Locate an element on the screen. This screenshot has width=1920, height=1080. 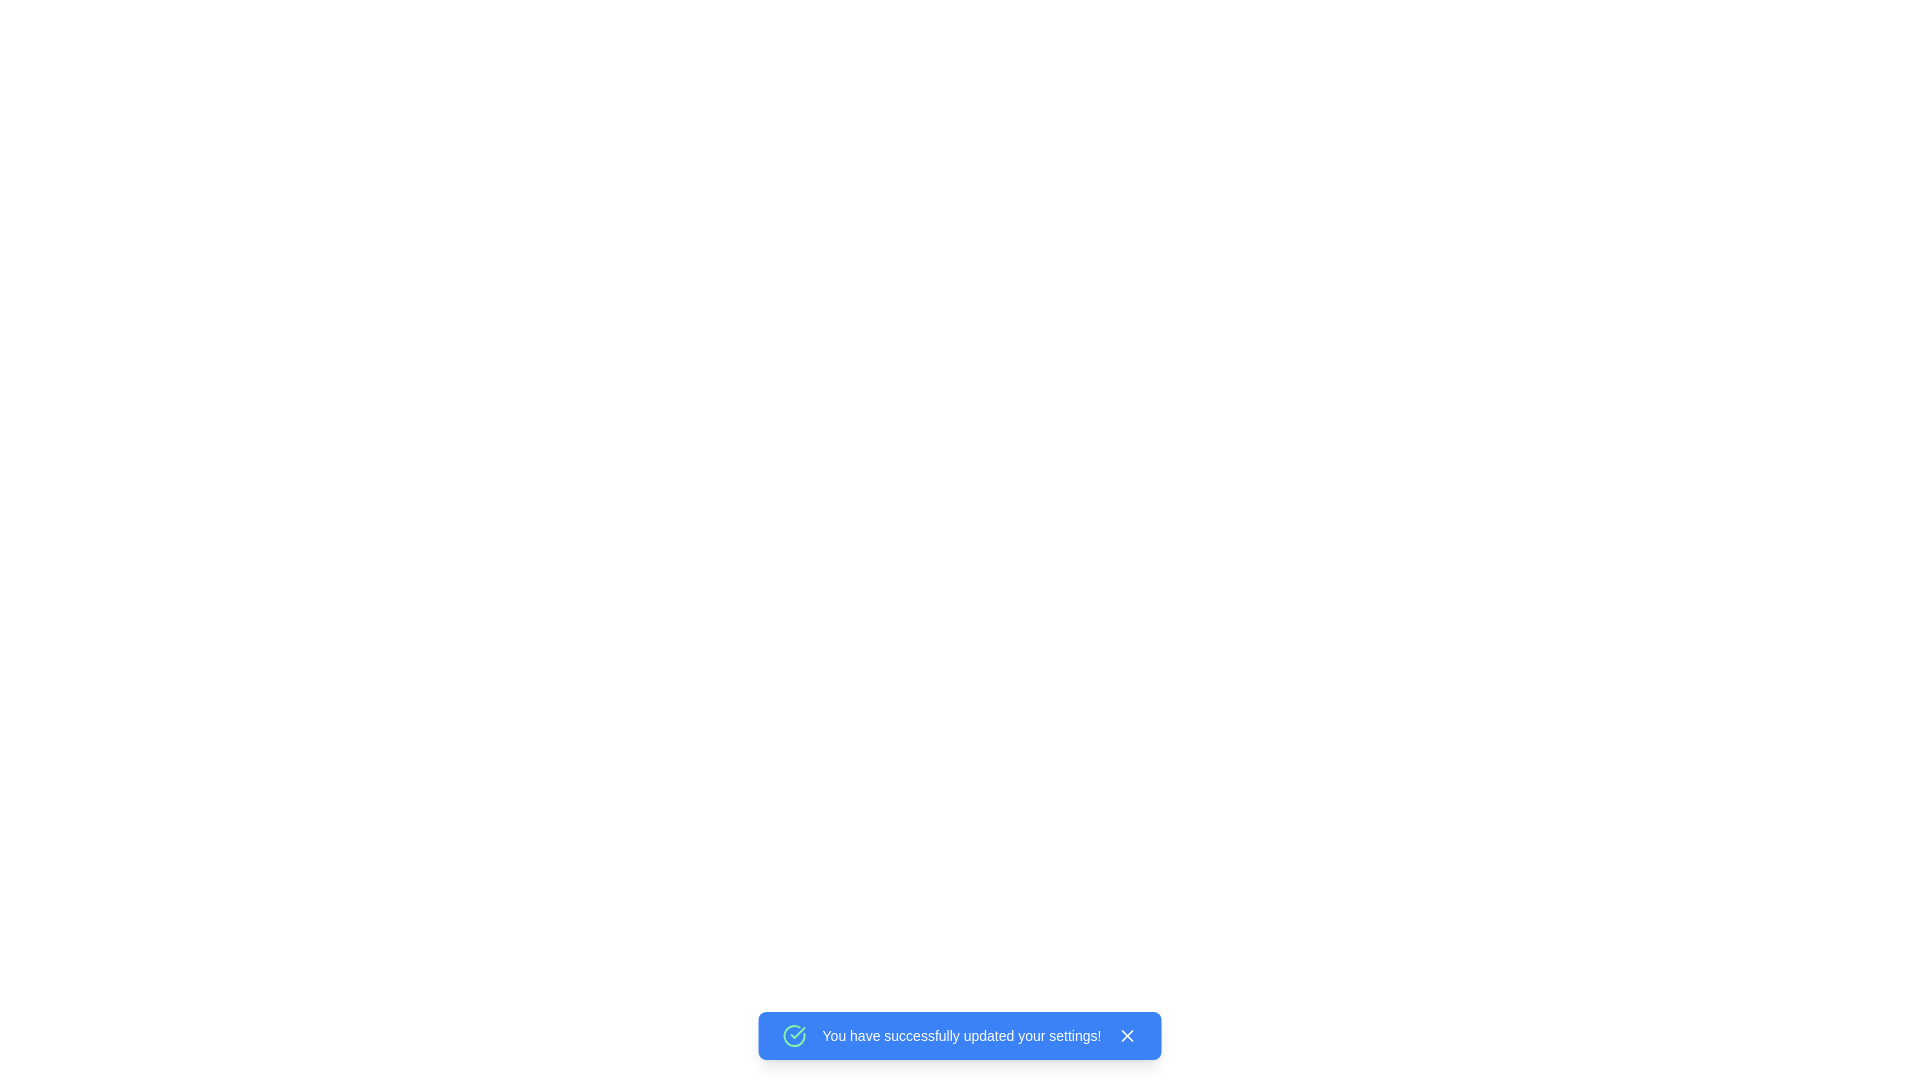
the Close Button Icon located in the bottom-right corner of the blue notification bar is located at coordinates (1127, 1035).